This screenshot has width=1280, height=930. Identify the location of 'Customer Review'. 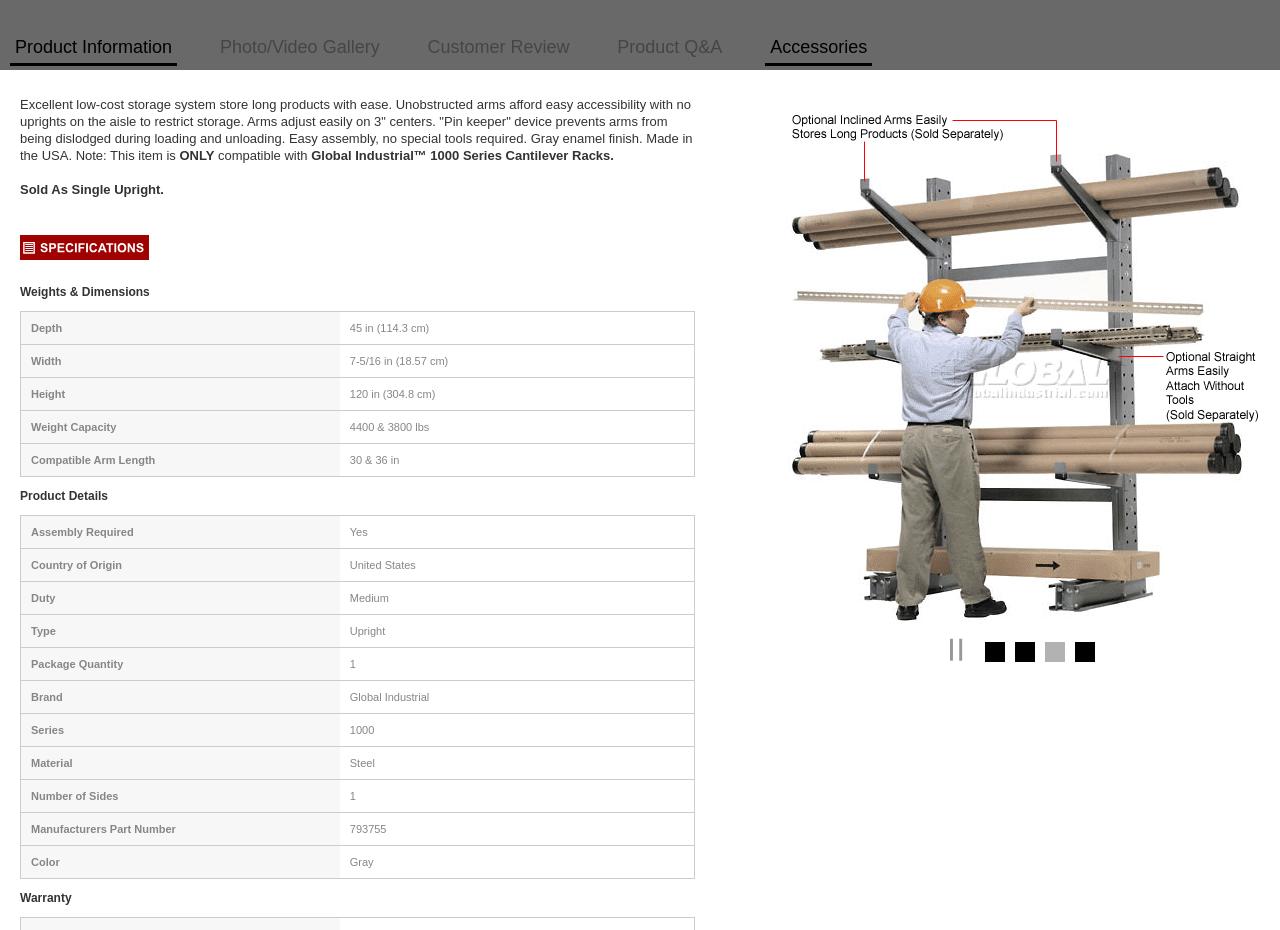
(498, 45).